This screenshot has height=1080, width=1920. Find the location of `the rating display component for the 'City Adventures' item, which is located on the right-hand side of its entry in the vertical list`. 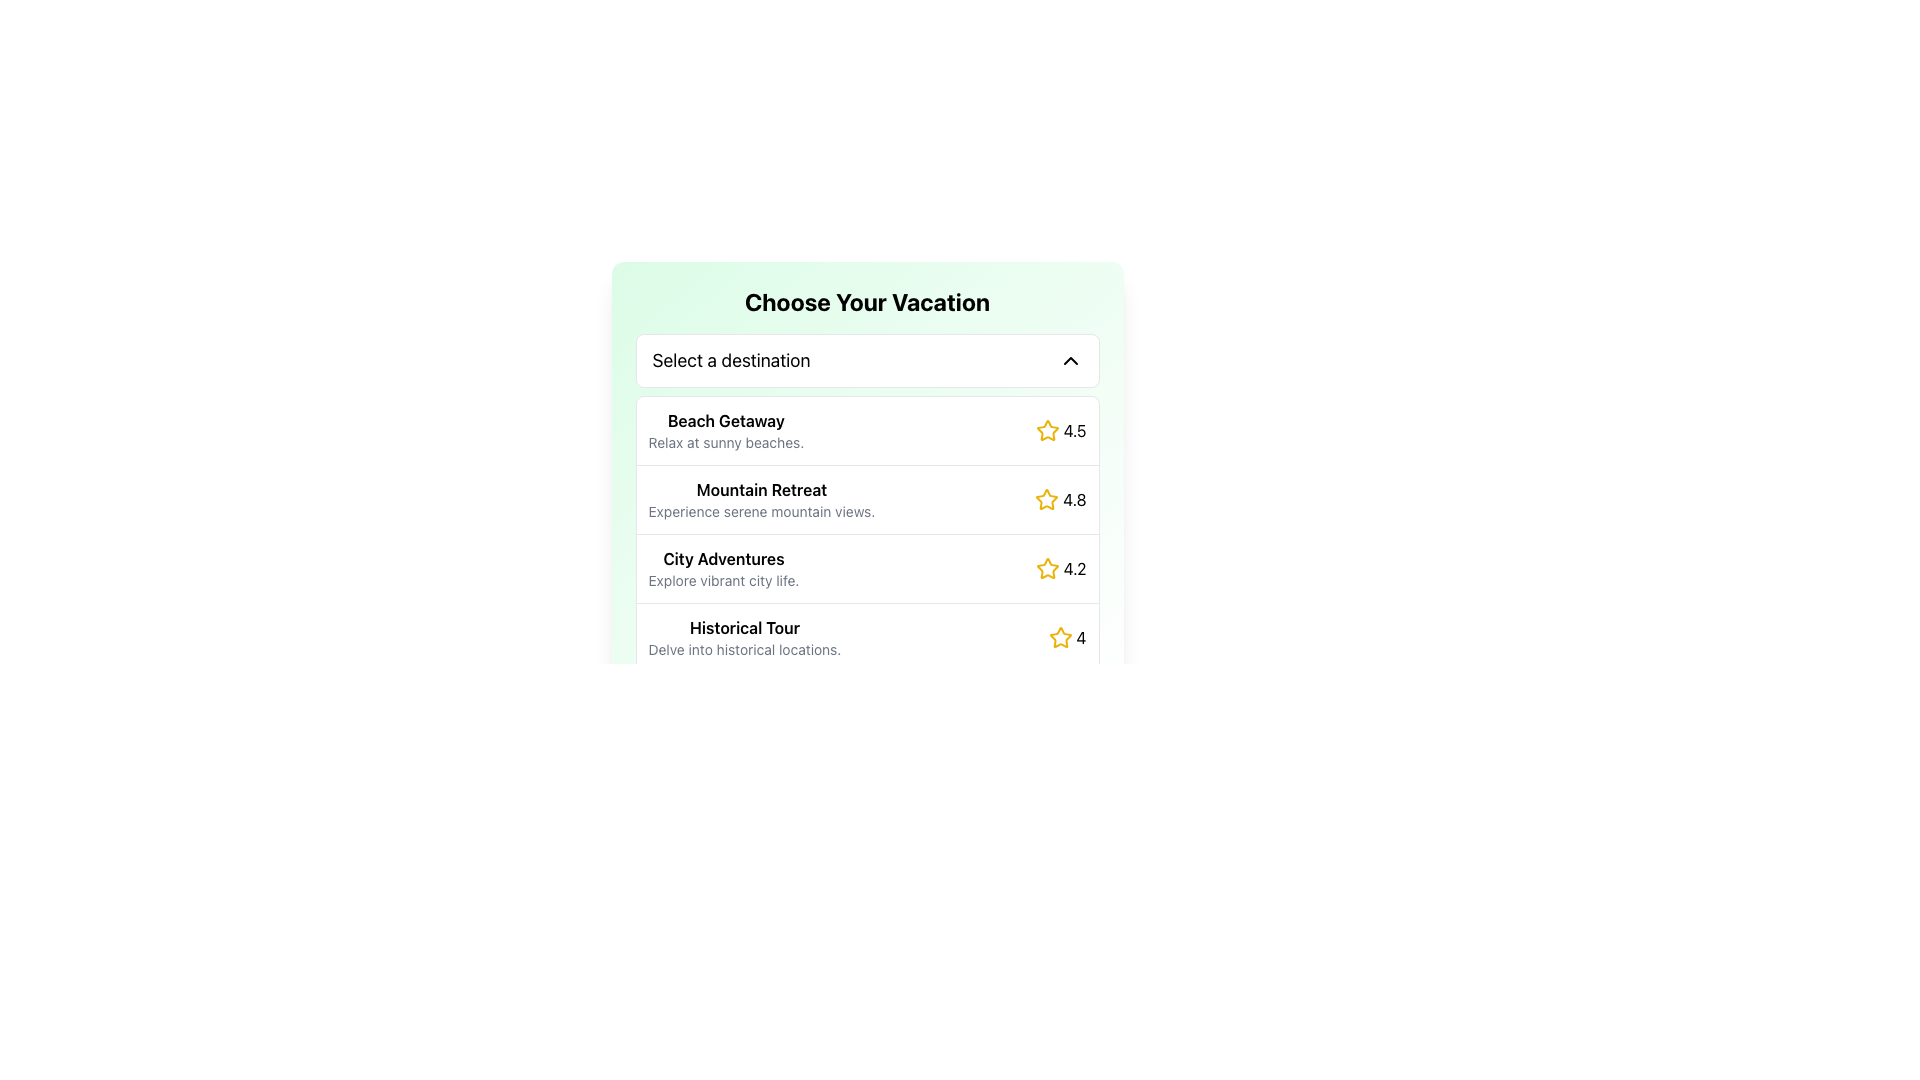

the rating display component for the 'City Adventures' item, which is located on the right-hand side of its entry in the vertical list is located at coordinates (1059, 569).